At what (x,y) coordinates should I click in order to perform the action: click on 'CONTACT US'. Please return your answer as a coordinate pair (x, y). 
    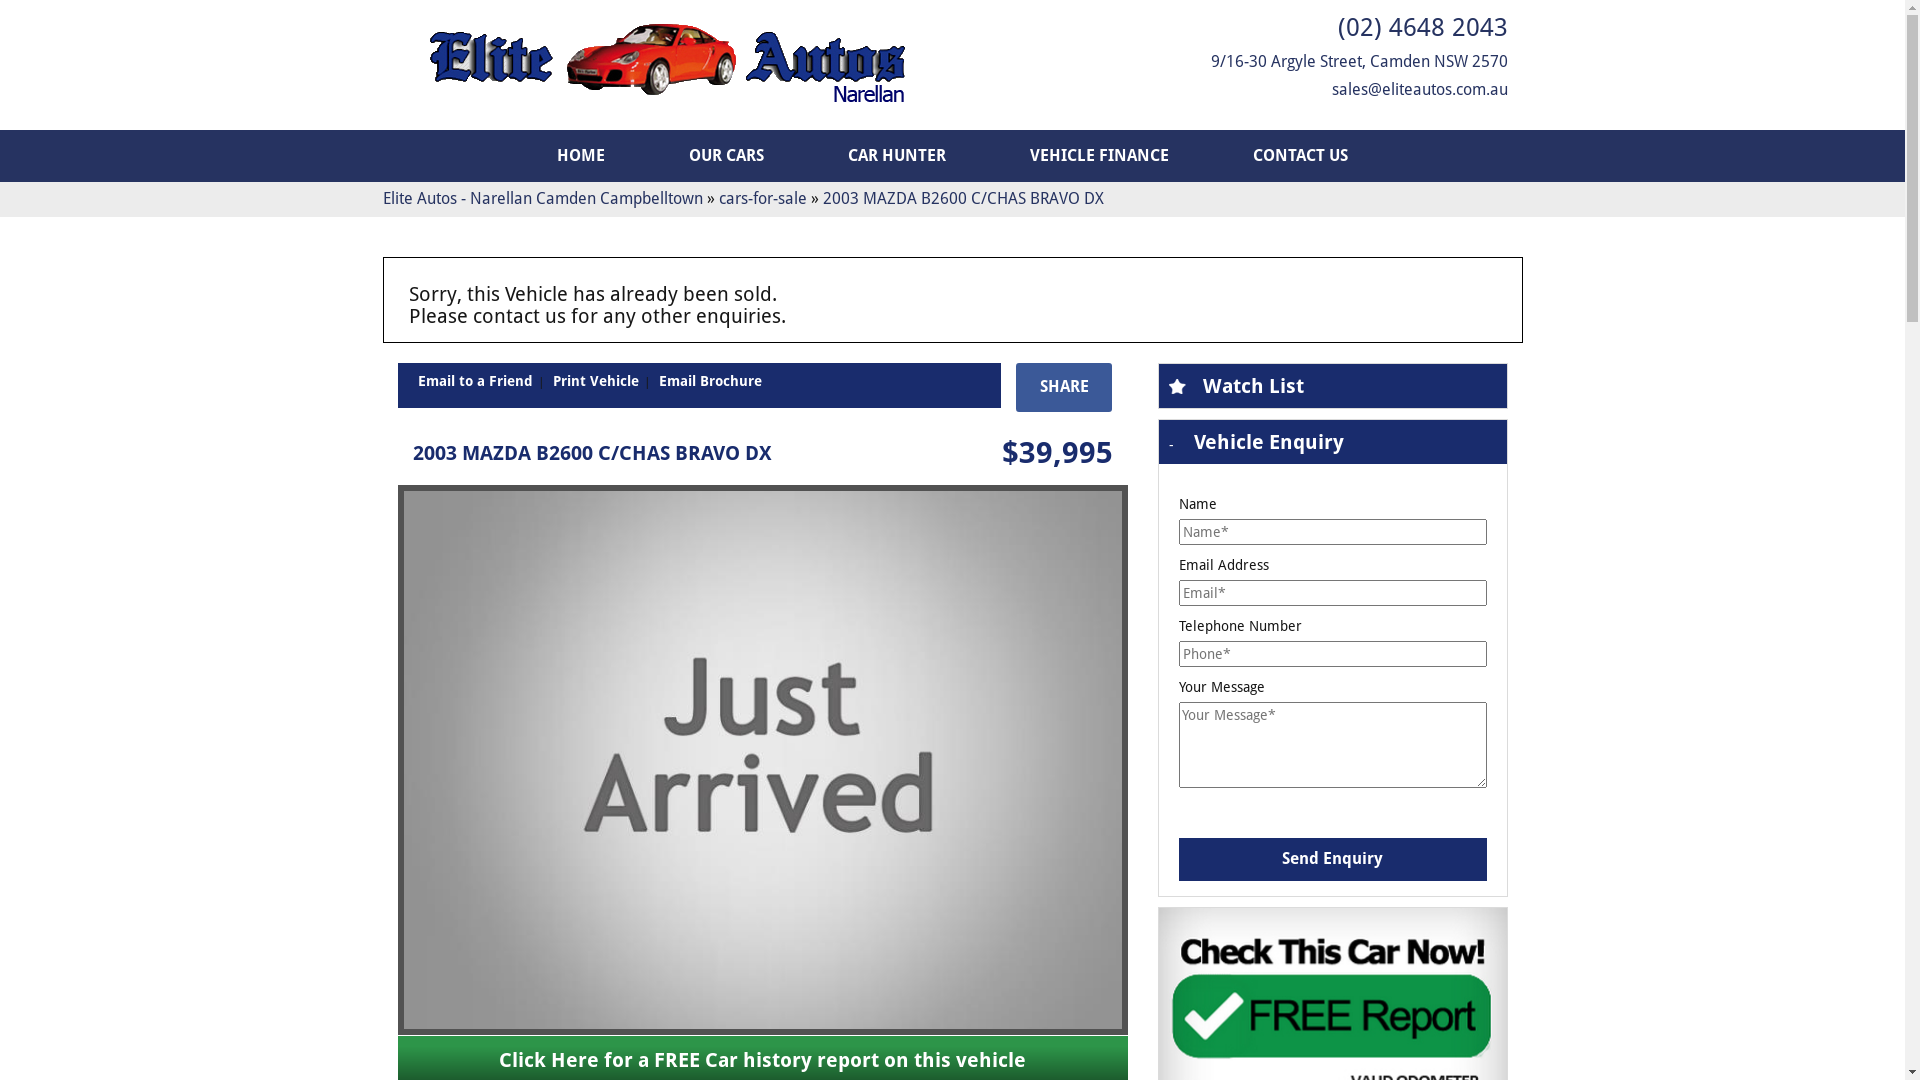
    Looking at the image, I should click on (1300, 154).